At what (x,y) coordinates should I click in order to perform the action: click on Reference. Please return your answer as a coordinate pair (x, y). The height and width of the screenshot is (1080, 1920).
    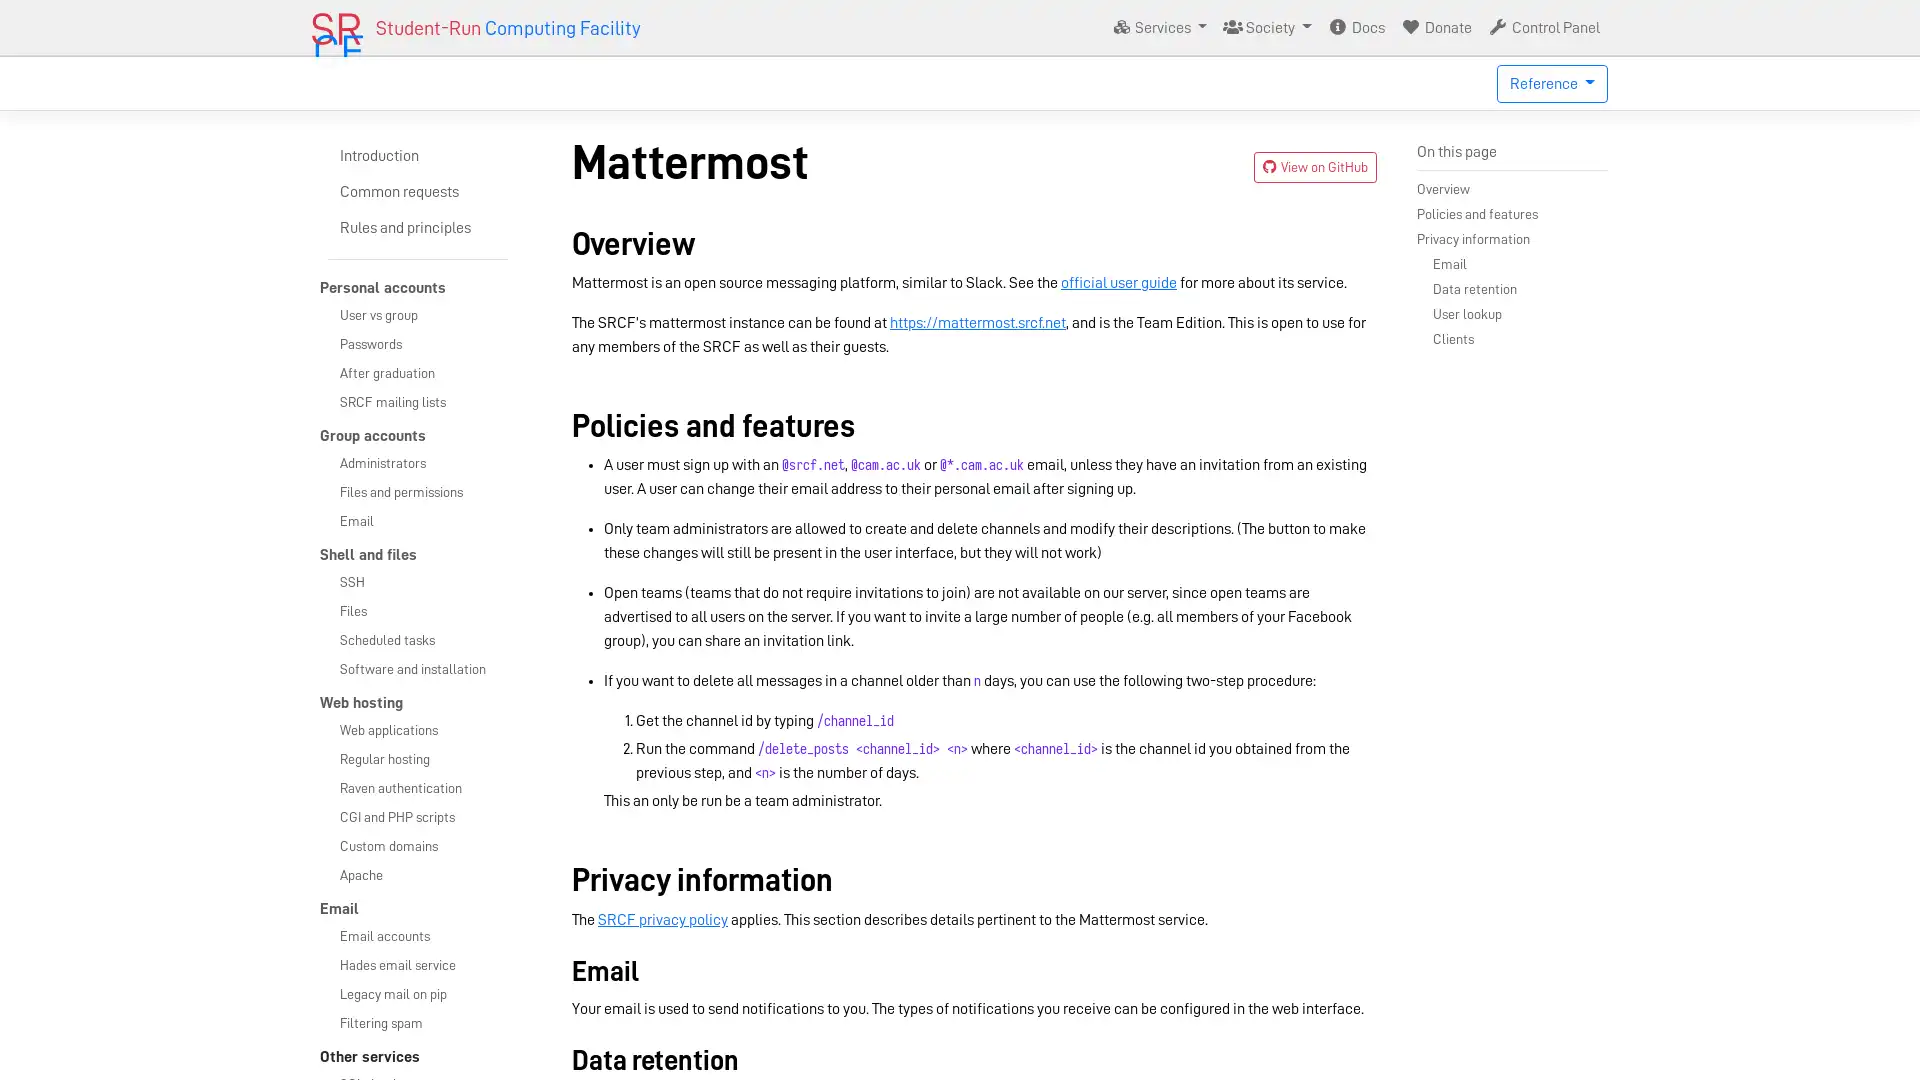
    Looking at the image, I should click on (1551, 83).